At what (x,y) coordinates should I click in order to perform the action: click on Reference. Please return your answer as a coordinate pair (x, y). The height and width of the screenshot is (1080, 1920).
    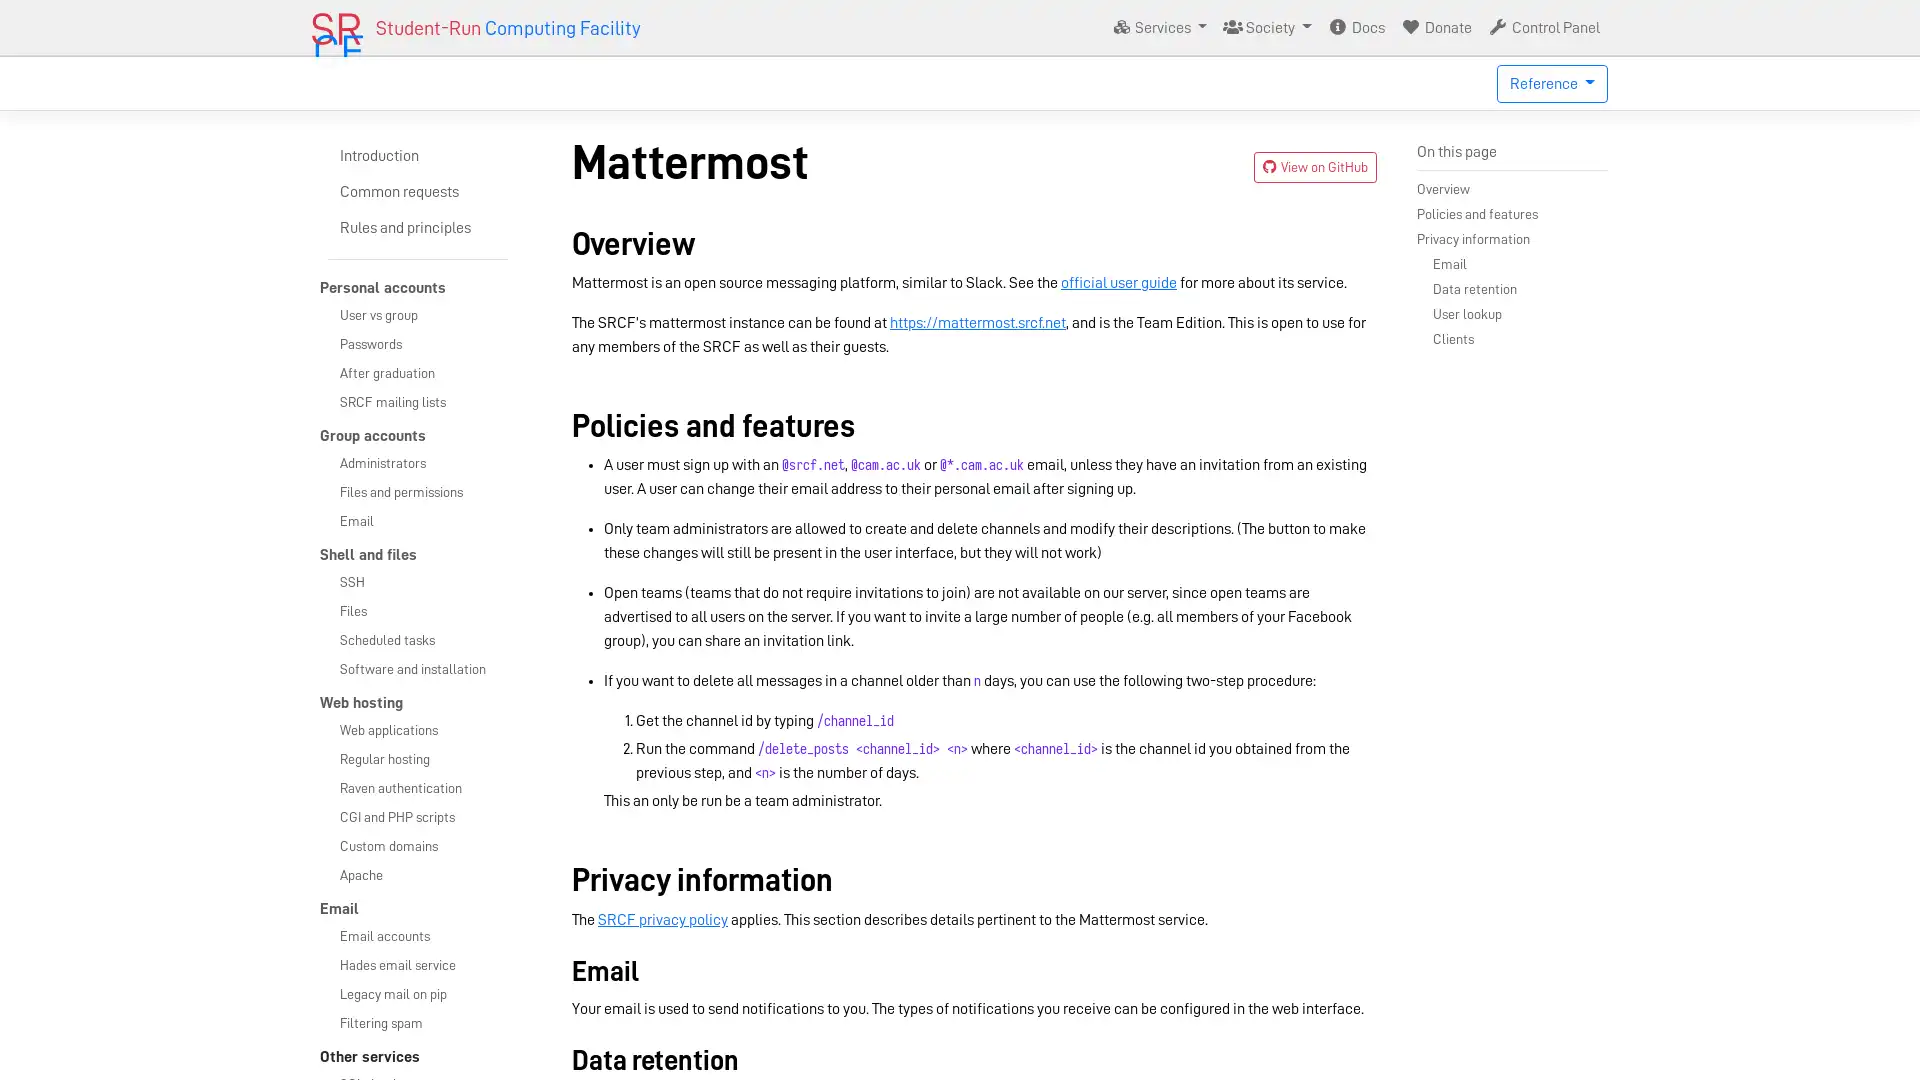
    Looking at the image, I should click on (1551, 83).